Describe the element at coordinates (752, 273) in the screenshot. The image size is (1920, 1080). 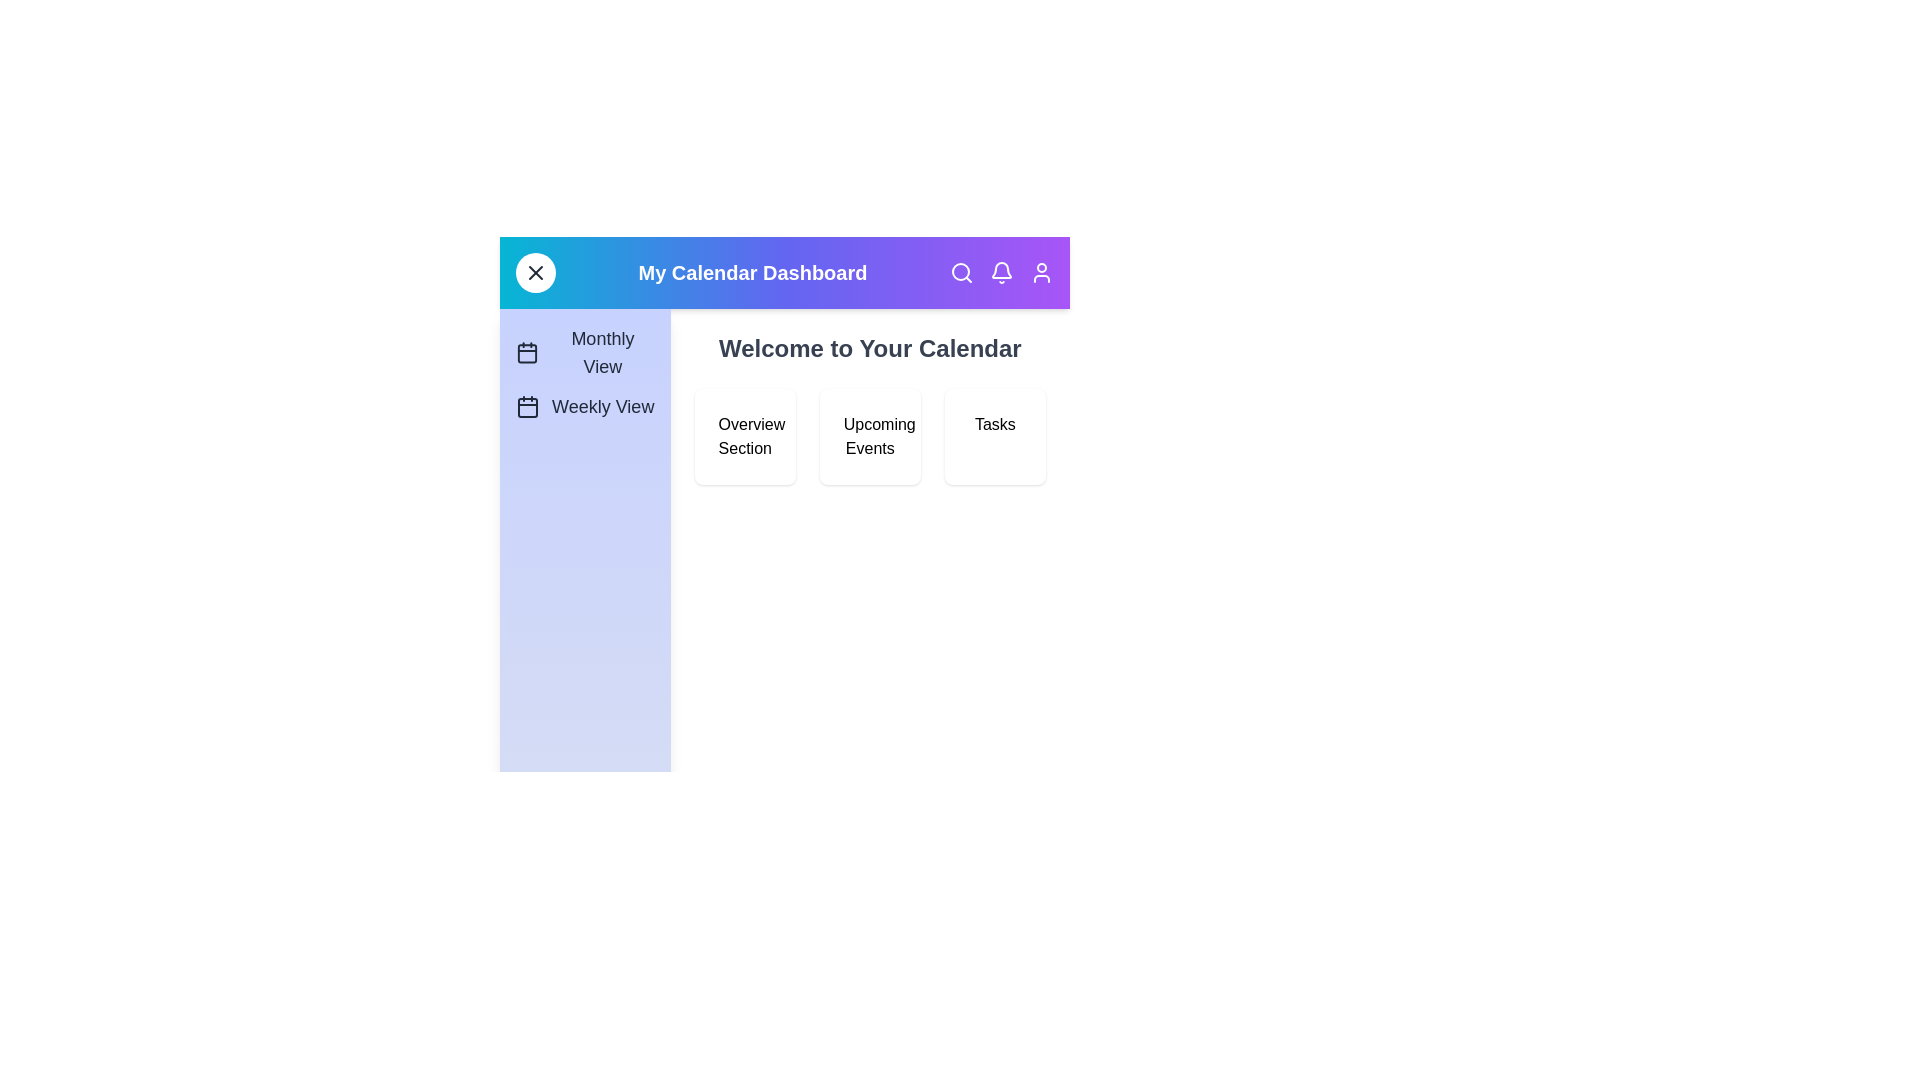
I see `the text label that serves as the title or heading of the current dashboard interface, located near the center of the header section` at that location.